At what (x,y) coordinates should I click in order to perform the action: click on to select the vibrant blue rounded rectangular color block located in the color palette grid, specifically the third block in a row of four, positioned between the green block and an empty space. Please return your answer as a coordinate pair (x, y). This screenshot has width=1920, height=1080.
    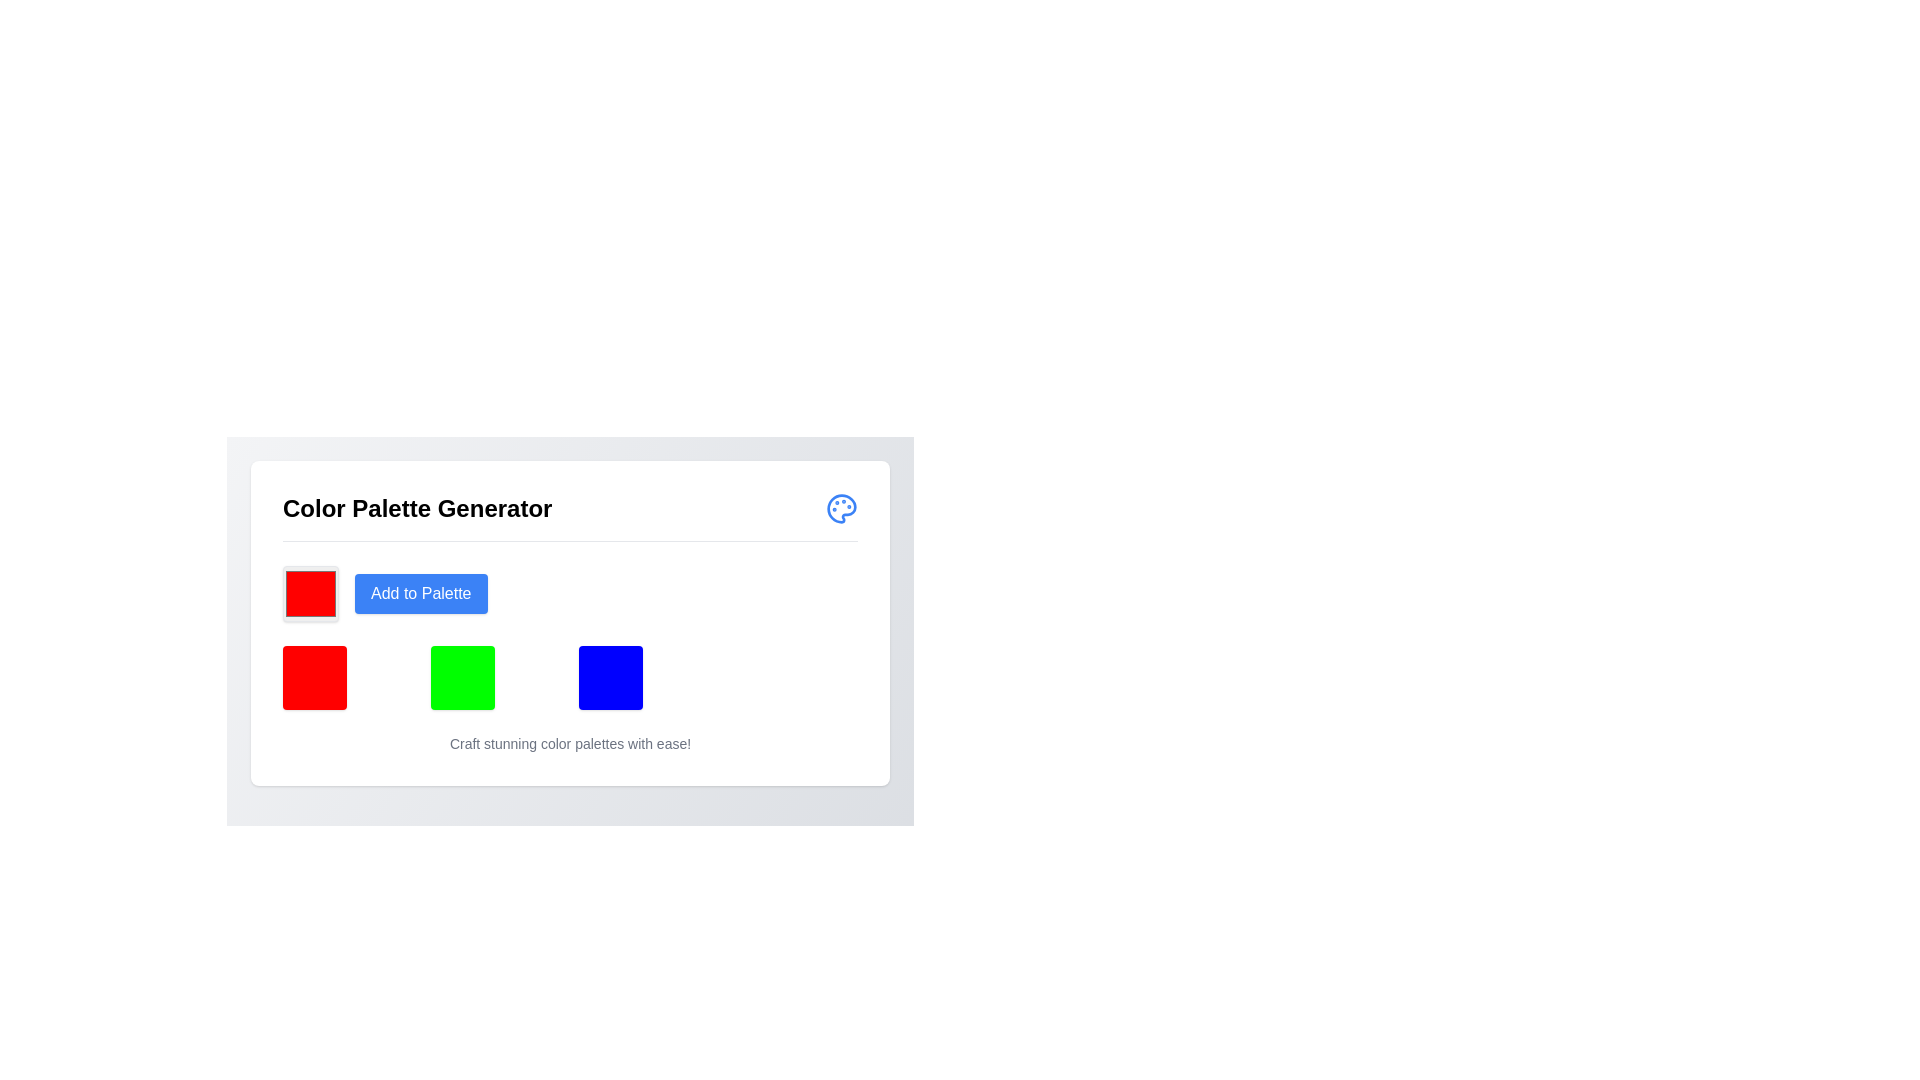
    Looking at the image, I should click on (569, 637).